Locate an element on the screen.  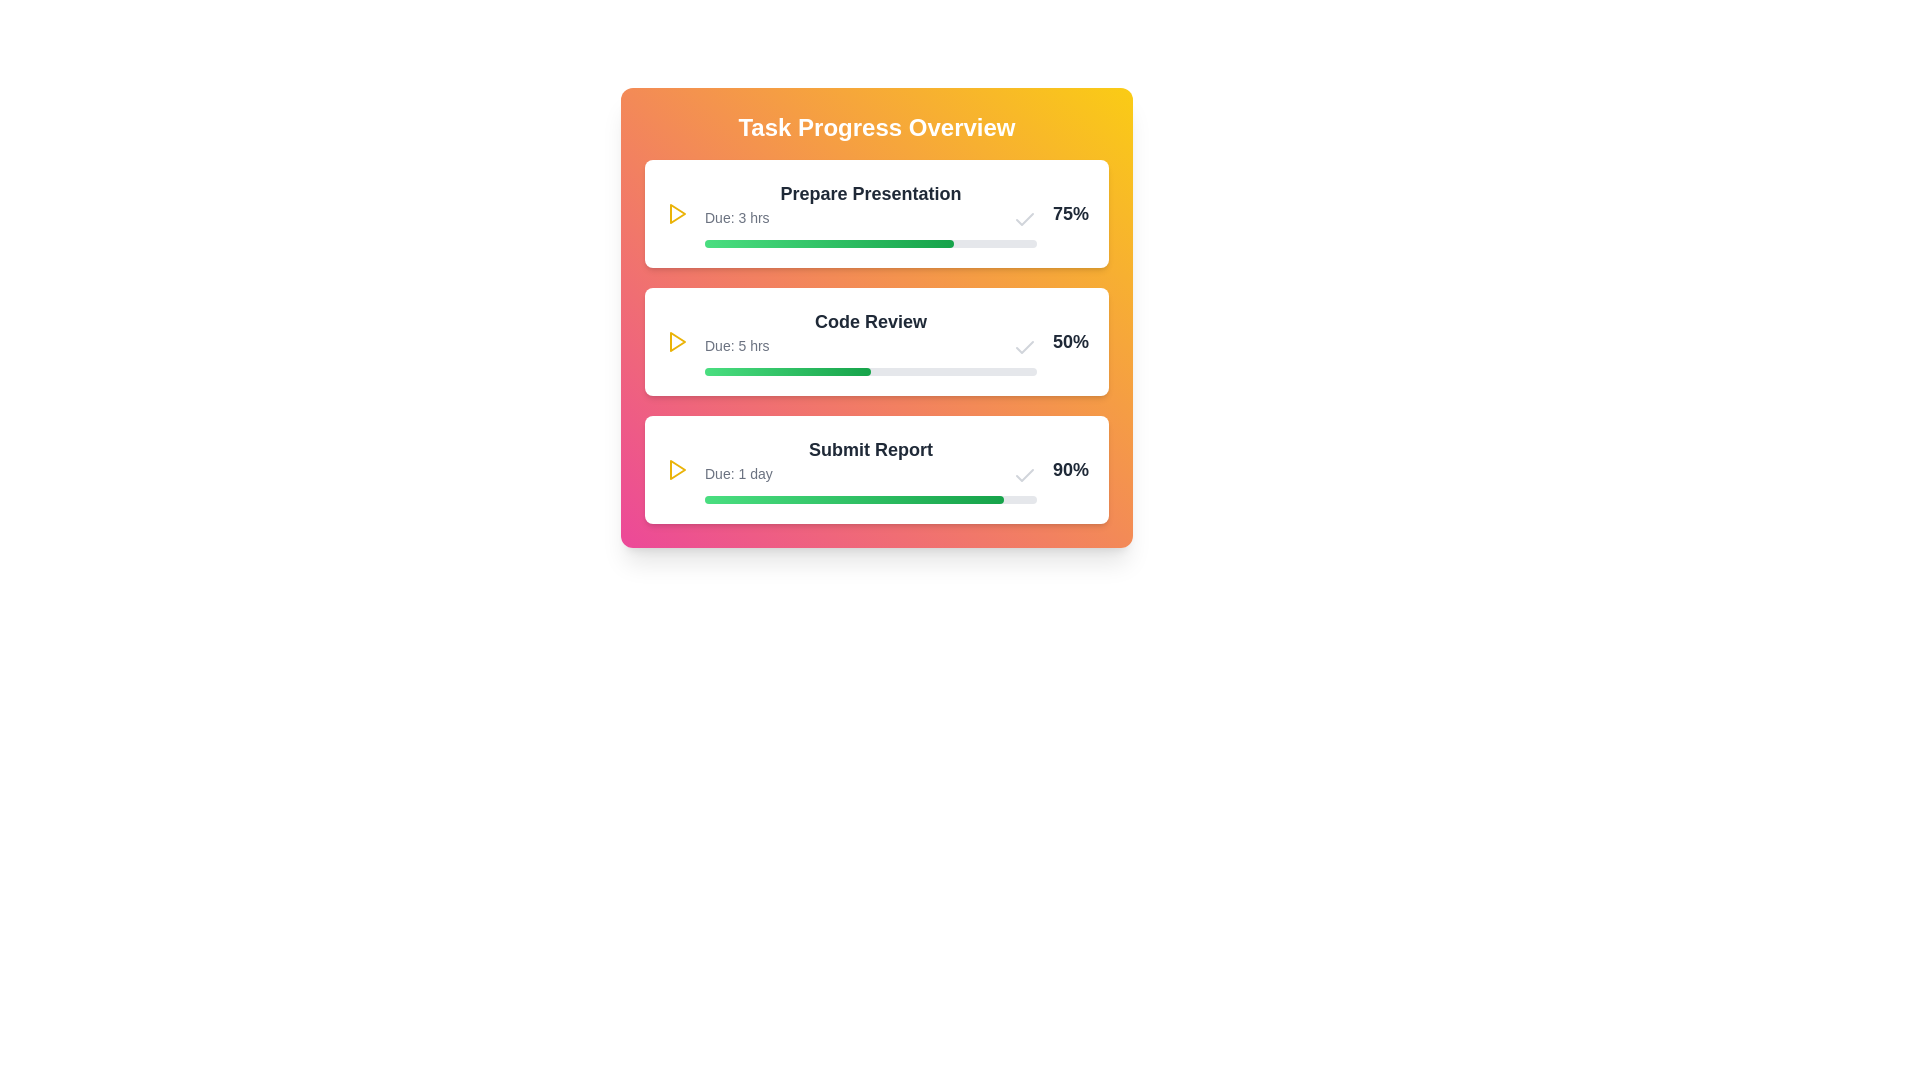
the progress bar indicating 90% completion for the 'Submit Report' task, located centrally beneath the text 'Due: 1 day' is located at coordinates (870, 499).